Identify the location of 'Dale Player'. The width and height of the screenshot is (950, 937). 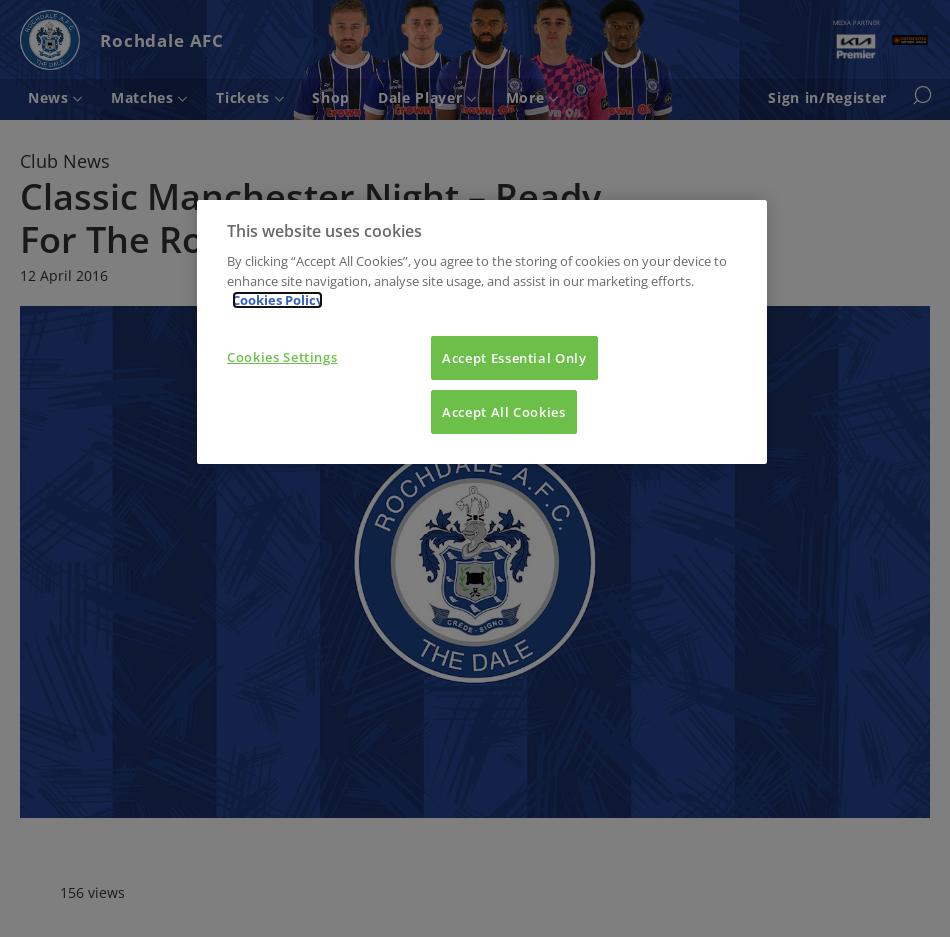
(420, 95).